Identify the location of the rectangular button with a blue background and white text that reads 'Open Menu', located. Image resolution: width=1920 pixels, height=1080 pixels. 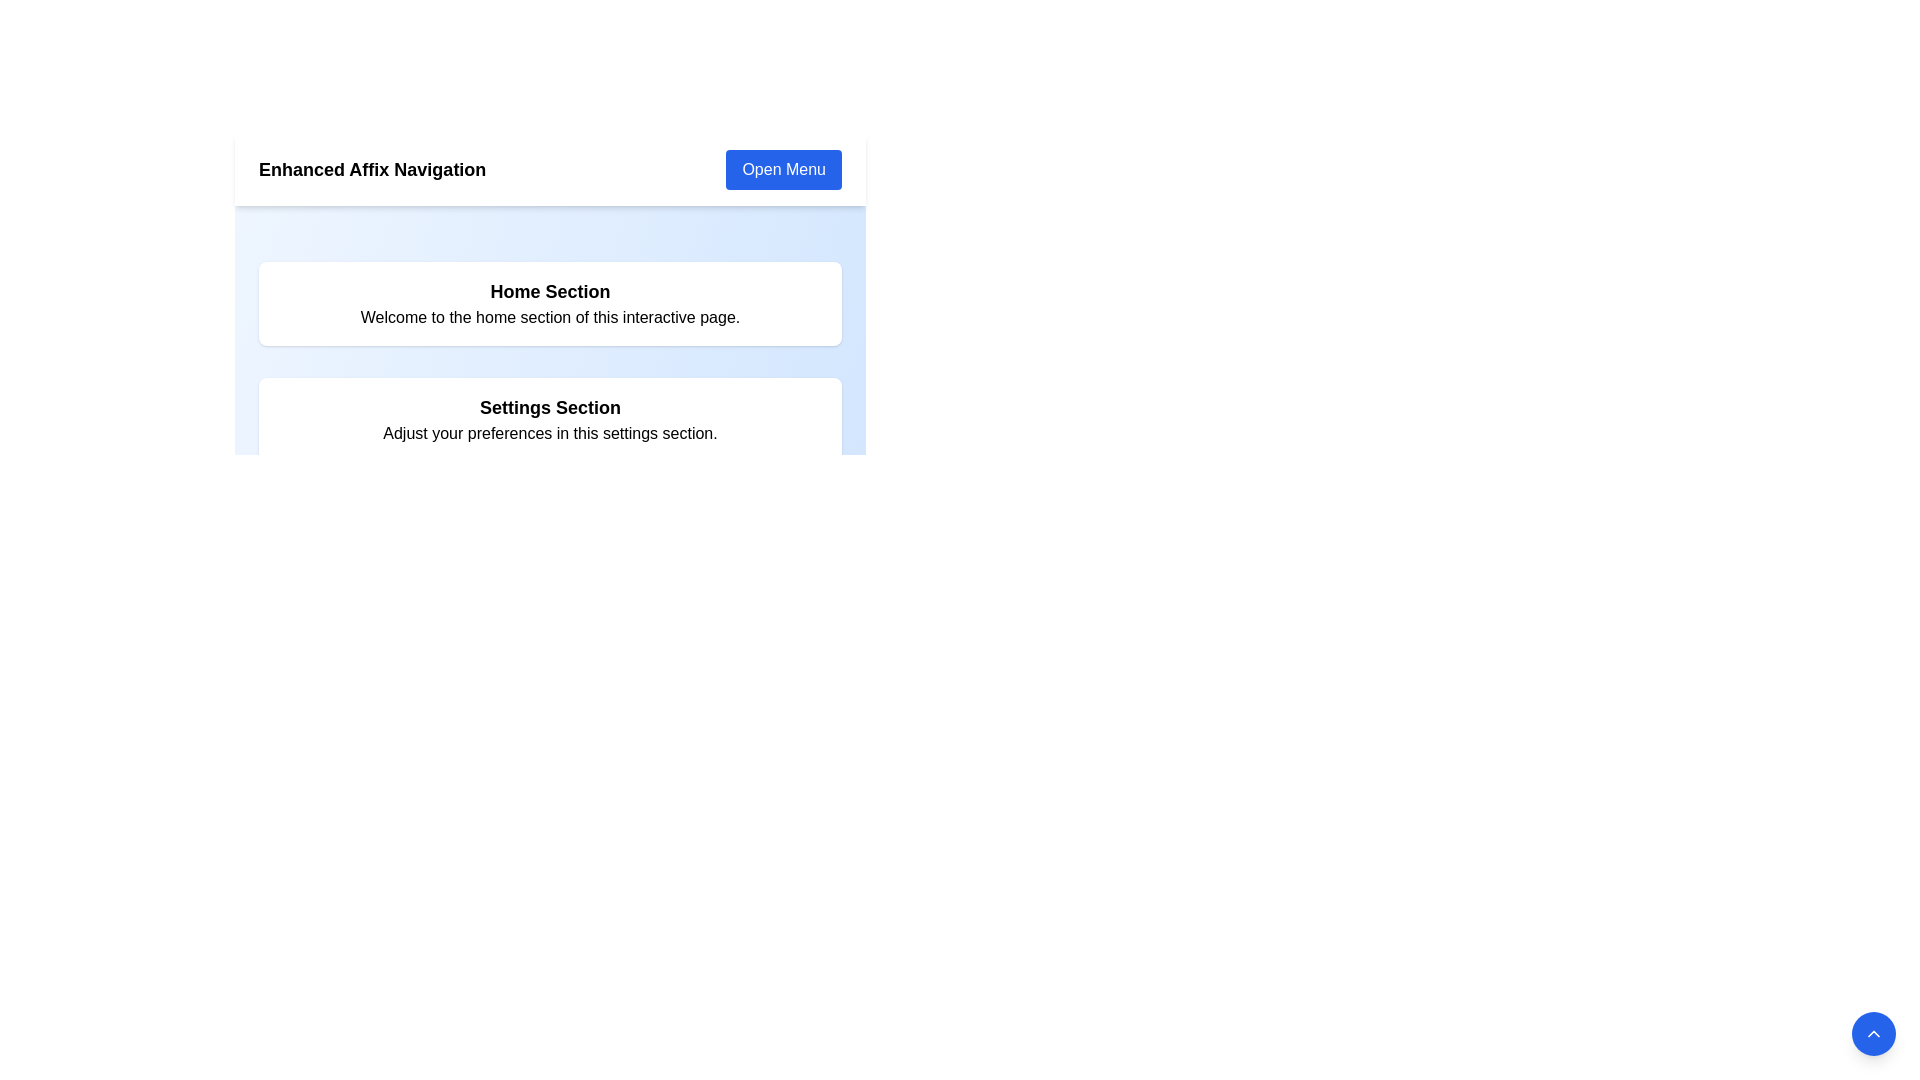
(782, 168).